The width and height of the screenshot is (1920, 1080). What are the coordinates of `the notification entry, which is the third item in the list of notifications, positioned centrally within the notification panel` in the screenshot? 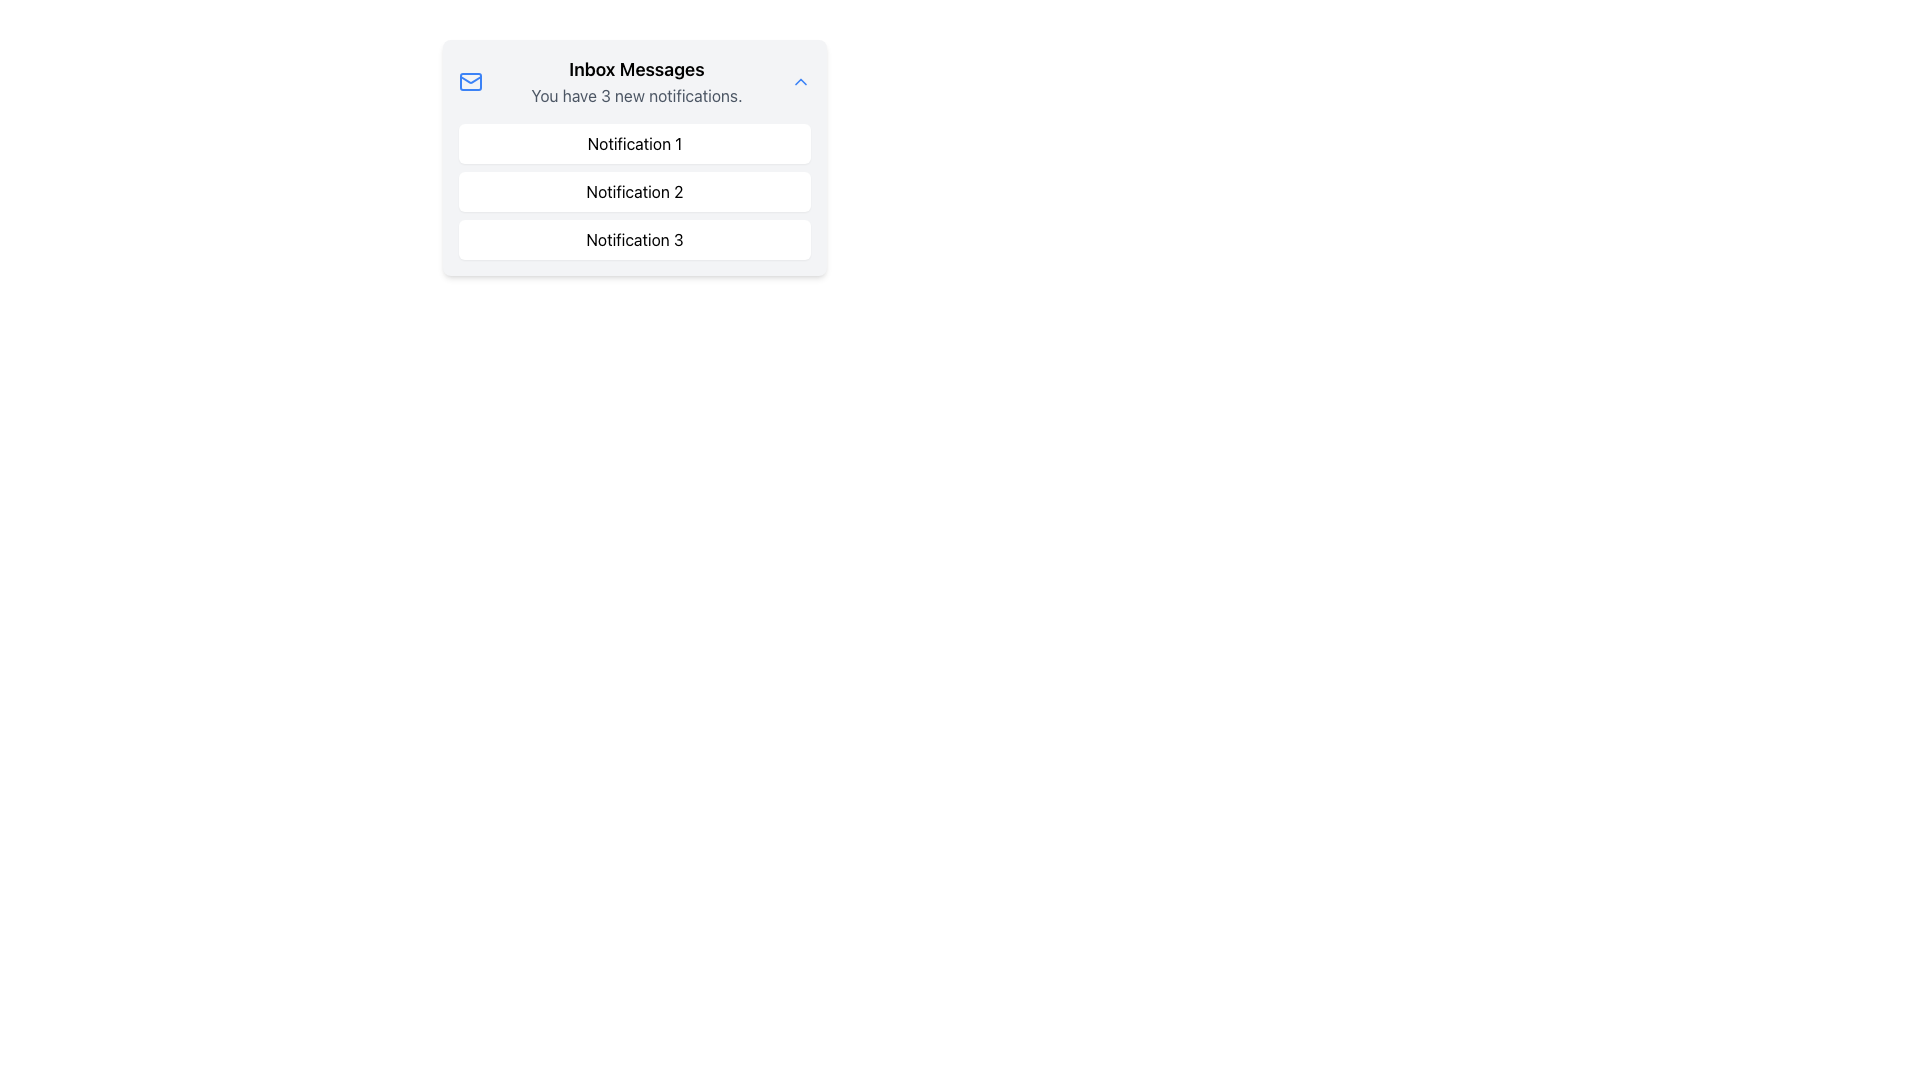 It's located at (633, 238).